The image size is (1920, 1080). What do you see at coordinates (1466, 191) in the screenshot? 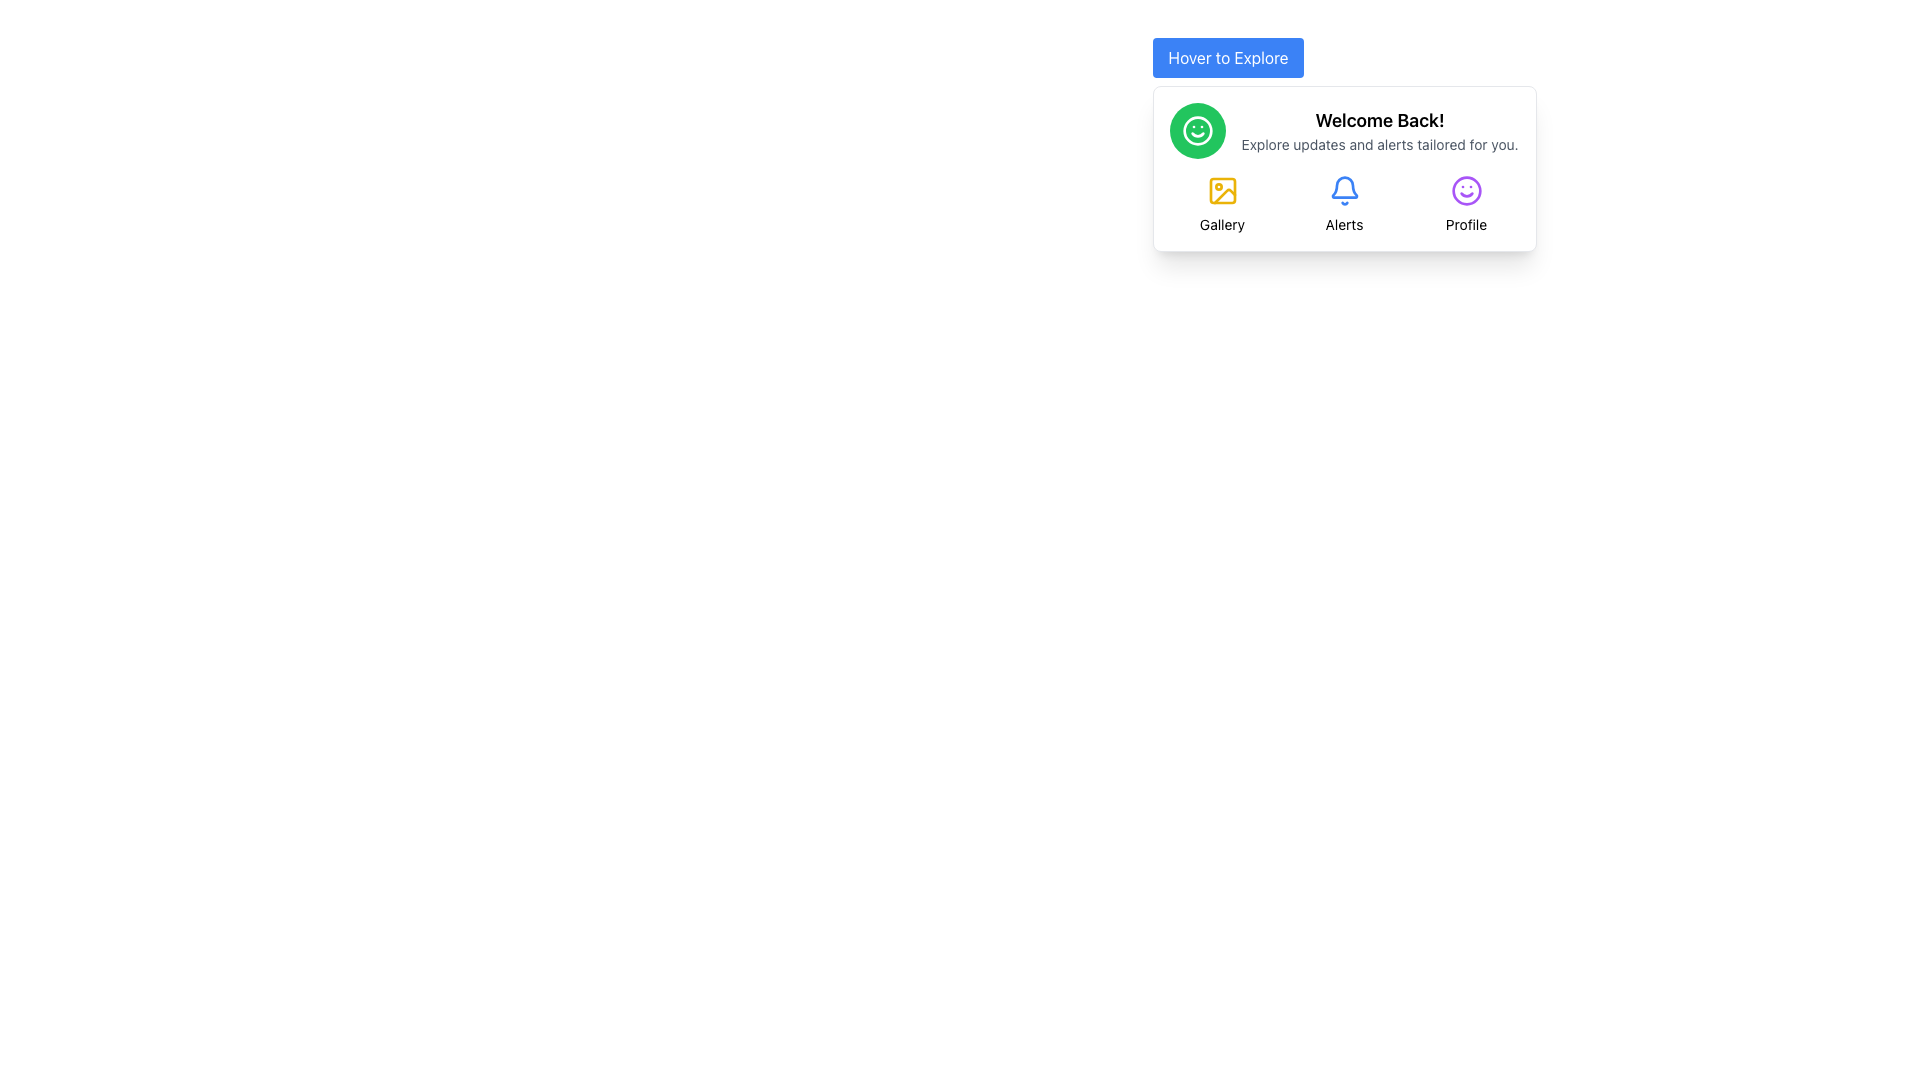
I see `the 'Profile' icon located in the bottom section of the interface, under the heading 'Welcome Back!'. This icon is the last in a row of icons and is positioned above the text 'Profile'` at bounding box center [1466, 191].